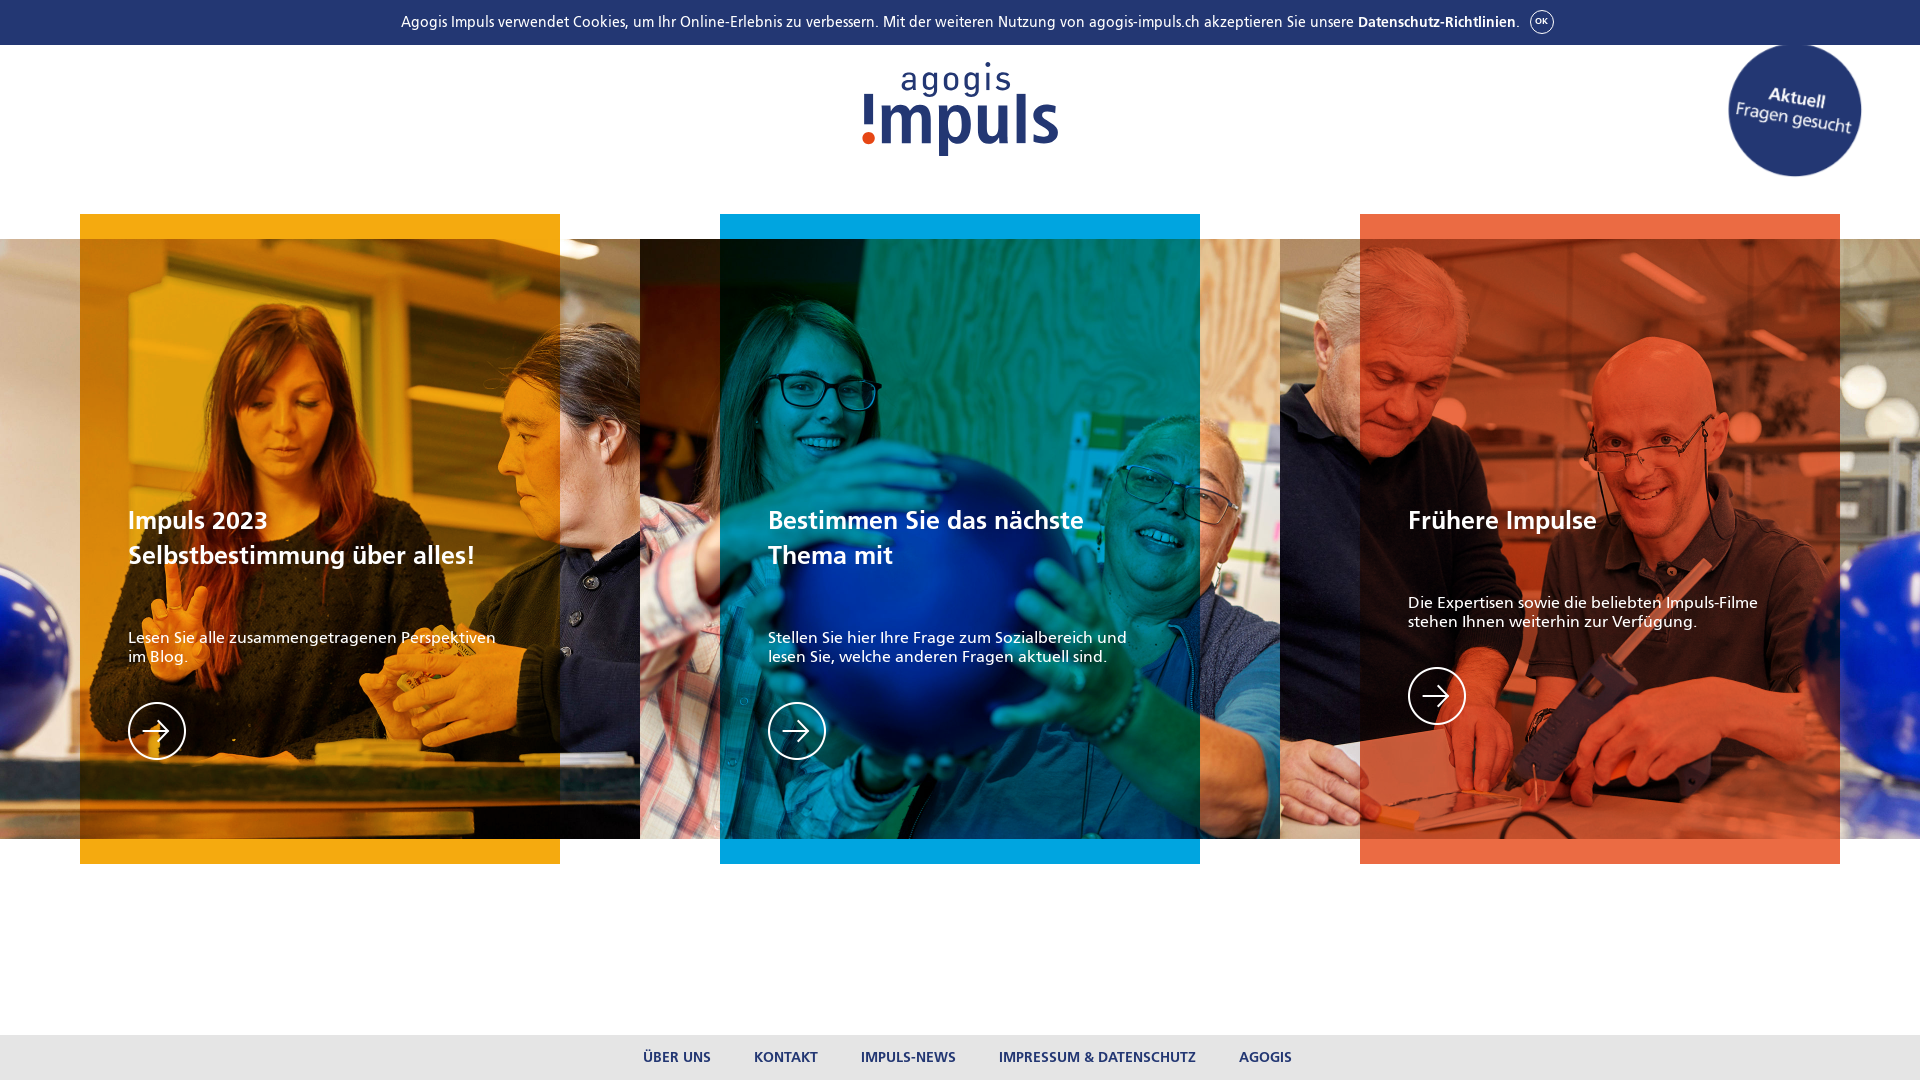 This screenshot has height=1080, width=1920. Describe the element at coordinates (998, 1056) in the screenshot. I see `'IMPRESSUM & DATENSCHUTZ'` at that location.